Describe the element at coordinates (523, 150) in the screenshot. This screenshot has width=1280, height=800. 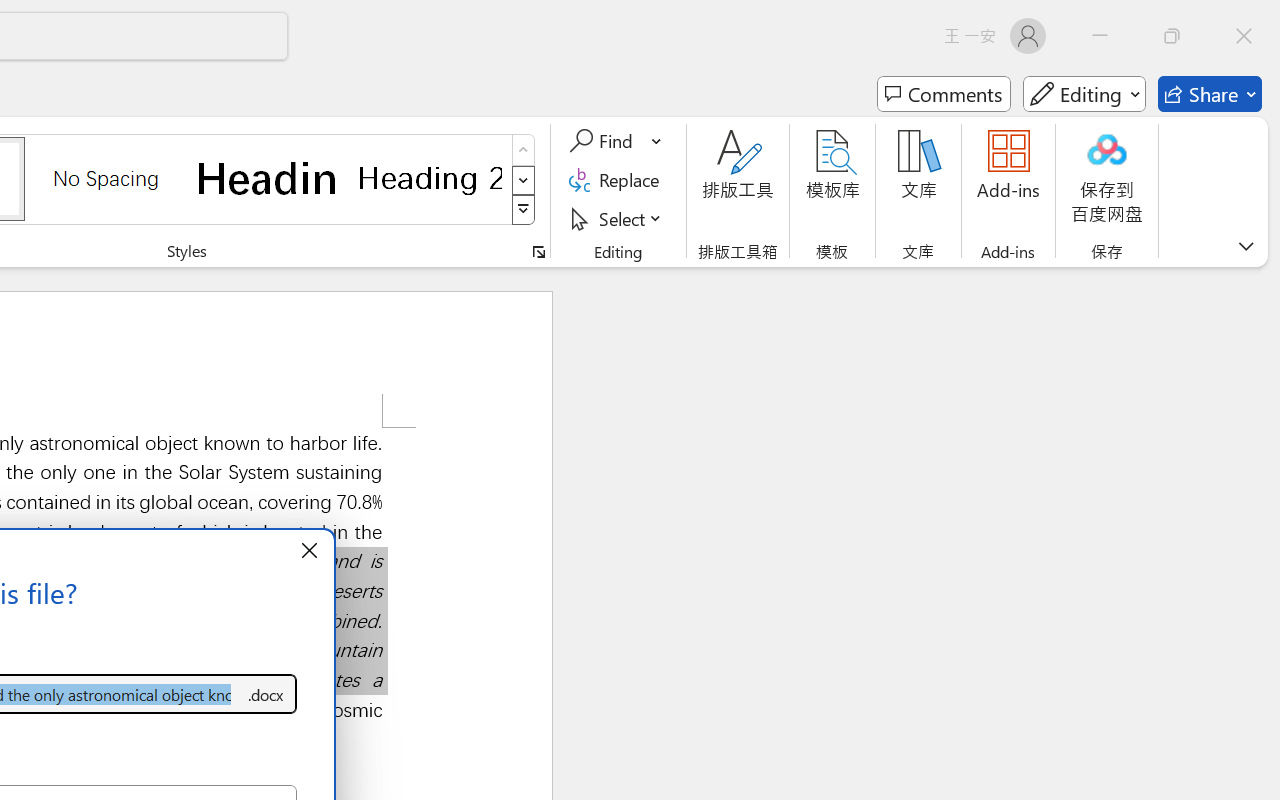
I see `'Row up'` at that location.